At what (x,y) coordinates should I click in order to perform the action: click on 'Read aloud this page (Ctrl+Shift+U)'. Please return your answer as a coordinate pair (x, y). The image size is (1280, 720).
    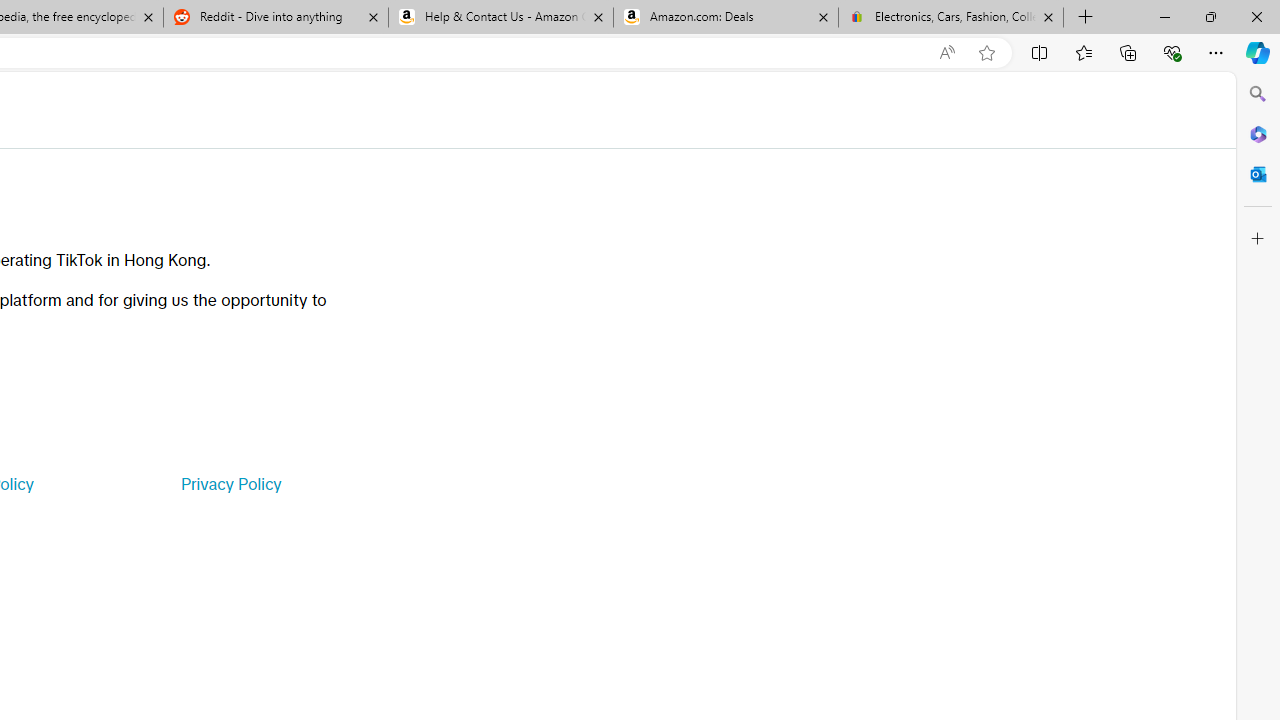
    Looking at the image, I should click on (945, 52).